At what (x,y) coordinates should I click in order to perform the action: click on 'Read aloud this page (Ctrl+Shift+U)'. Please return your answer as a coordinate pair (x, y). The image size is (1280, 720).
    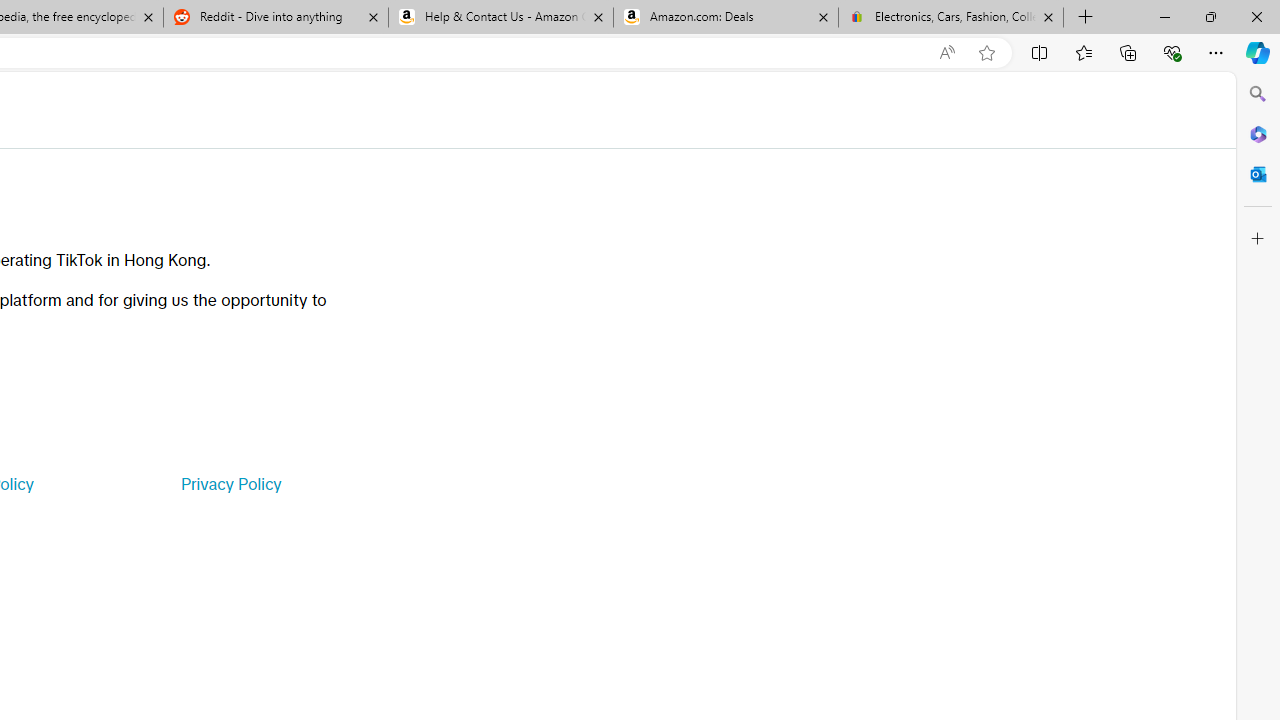
    Looking at the image, I should click on (945, 52).